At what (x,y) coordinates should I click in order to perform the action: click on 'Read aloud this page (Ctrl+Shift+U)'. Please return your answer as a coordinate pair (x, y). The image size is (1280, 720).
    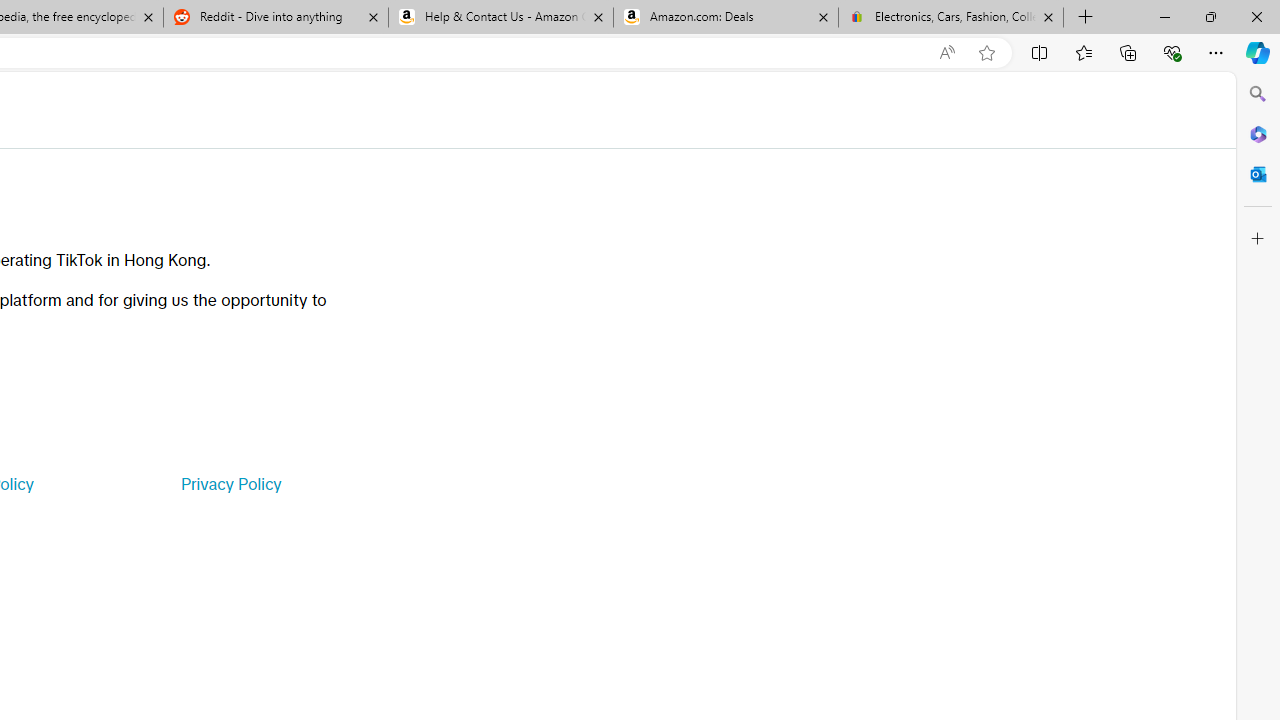
    Looking at the image, I should click on (945, 52).